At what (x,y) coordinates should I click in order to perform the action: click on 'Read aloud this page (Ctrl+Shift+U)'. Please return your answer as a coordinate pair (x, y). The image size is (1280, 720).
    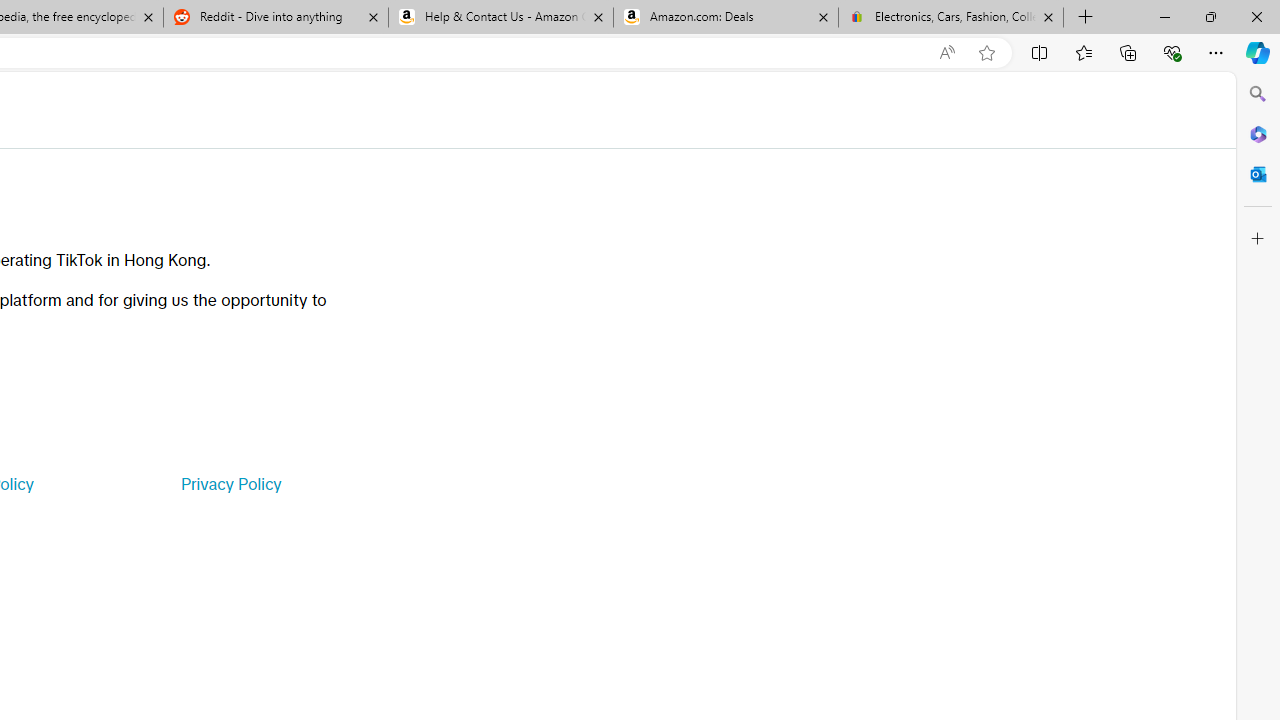
    Looking at the image, I should click on (945, 52).